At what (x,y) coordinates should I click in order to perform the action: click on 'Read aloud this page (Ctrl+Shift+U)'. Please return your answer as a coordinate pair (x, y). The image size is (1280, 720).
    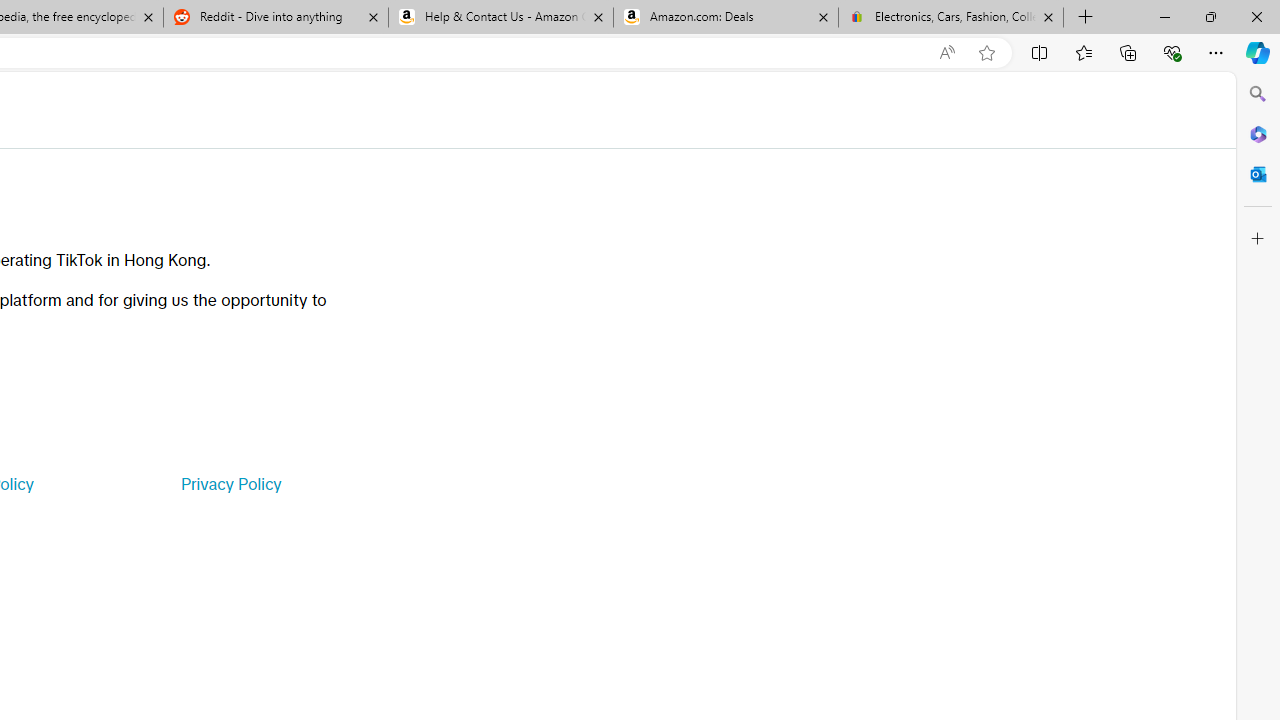
    Looking at the image, I should click on (945, 52).